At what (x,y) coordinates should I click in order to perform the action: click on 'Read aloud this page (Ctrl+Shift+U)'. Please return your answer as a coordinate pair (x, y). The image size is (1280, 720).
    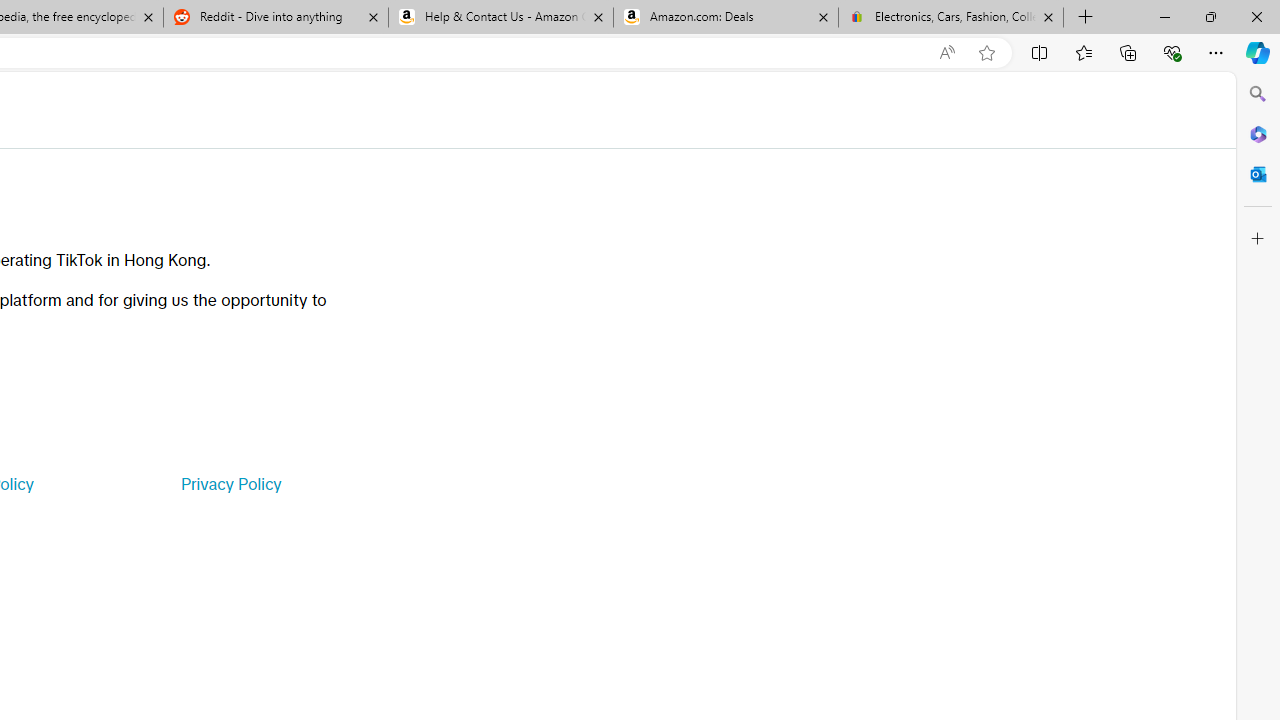
    Looking at the image, I should click on (945, 52).